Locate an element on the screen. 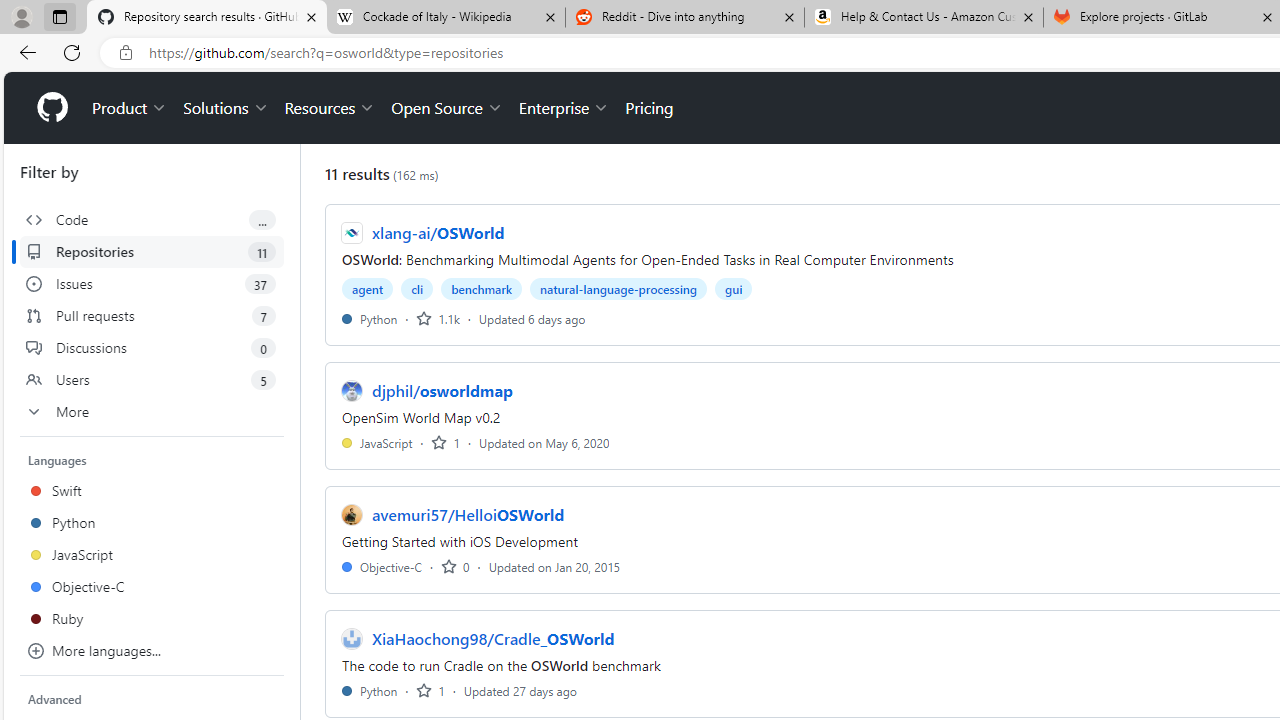 Image resolution: width=1280 pixels, height=720 pixels. 'agent' is located at coordinates (368, 289).